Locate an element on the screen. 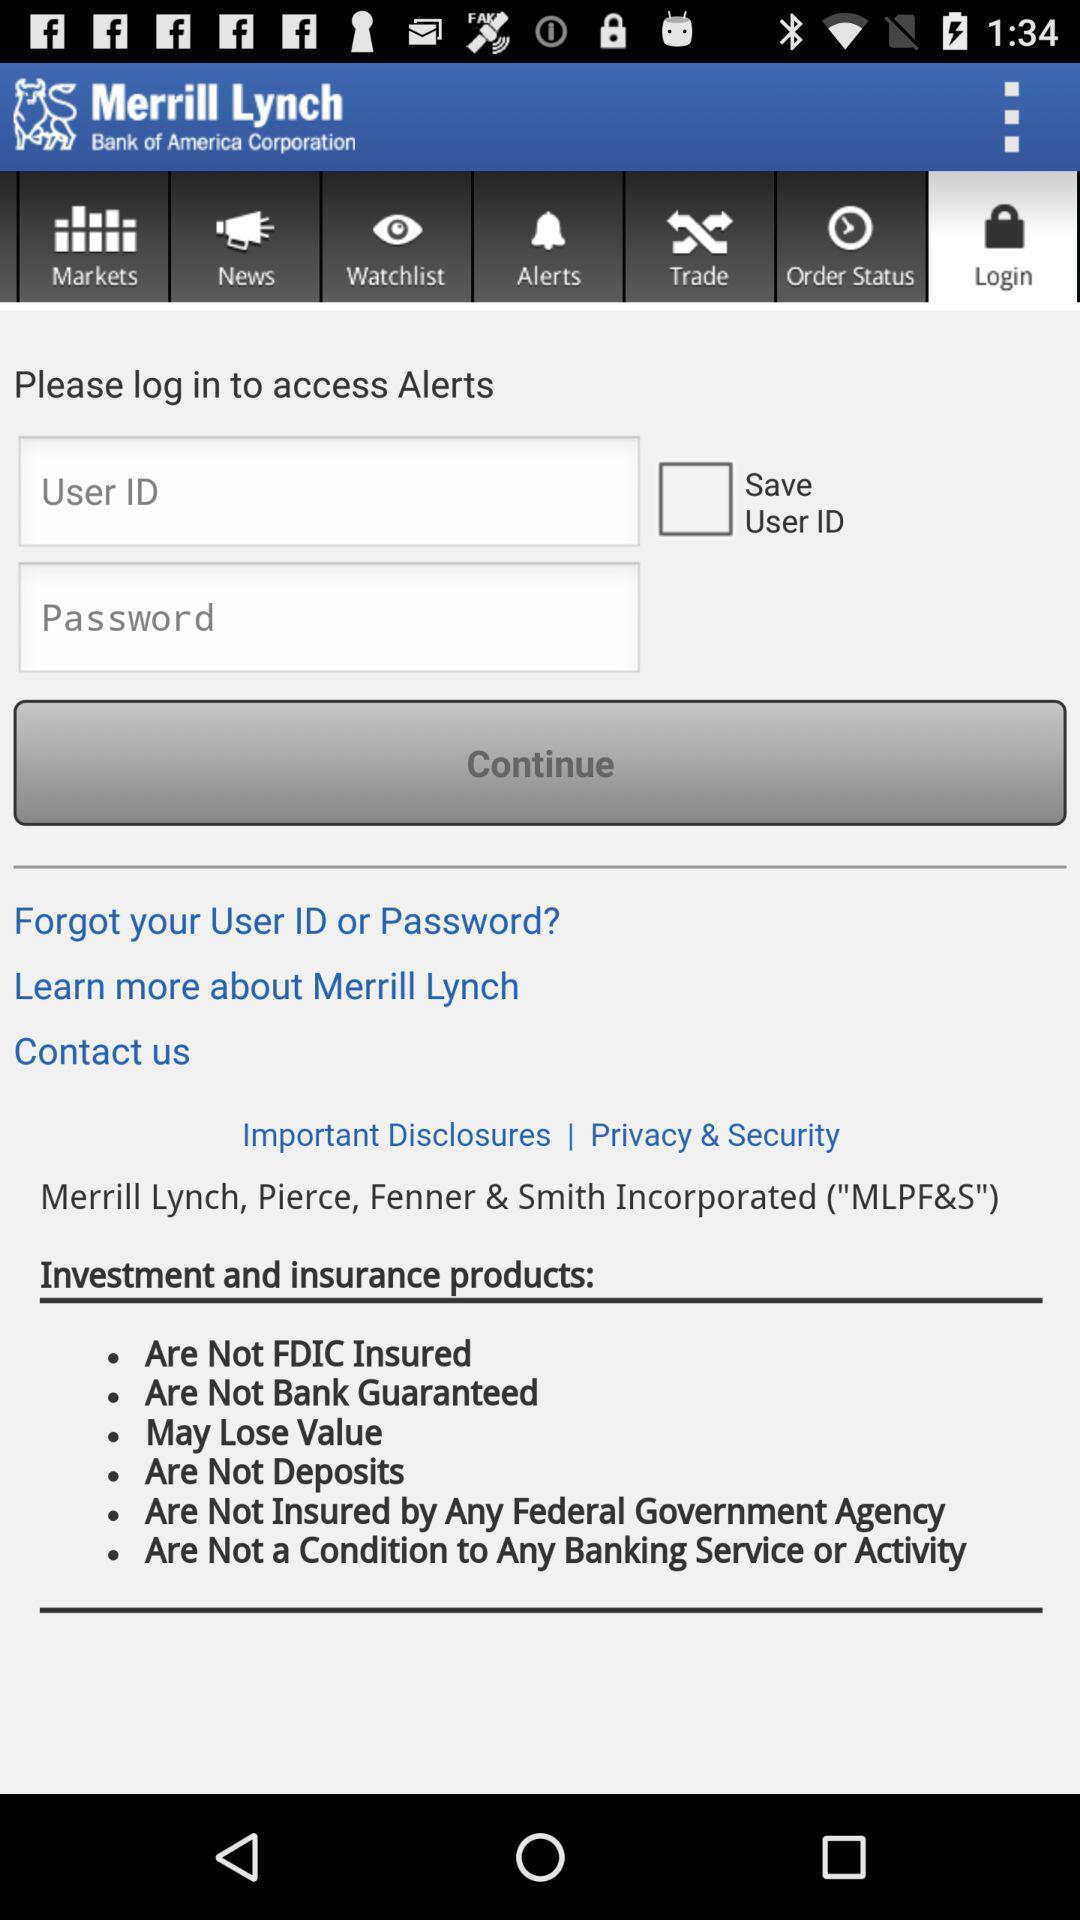 The height and width of the screenshot is (1920, 1080). the three dotted icon is located at coordinates (1018, 115).